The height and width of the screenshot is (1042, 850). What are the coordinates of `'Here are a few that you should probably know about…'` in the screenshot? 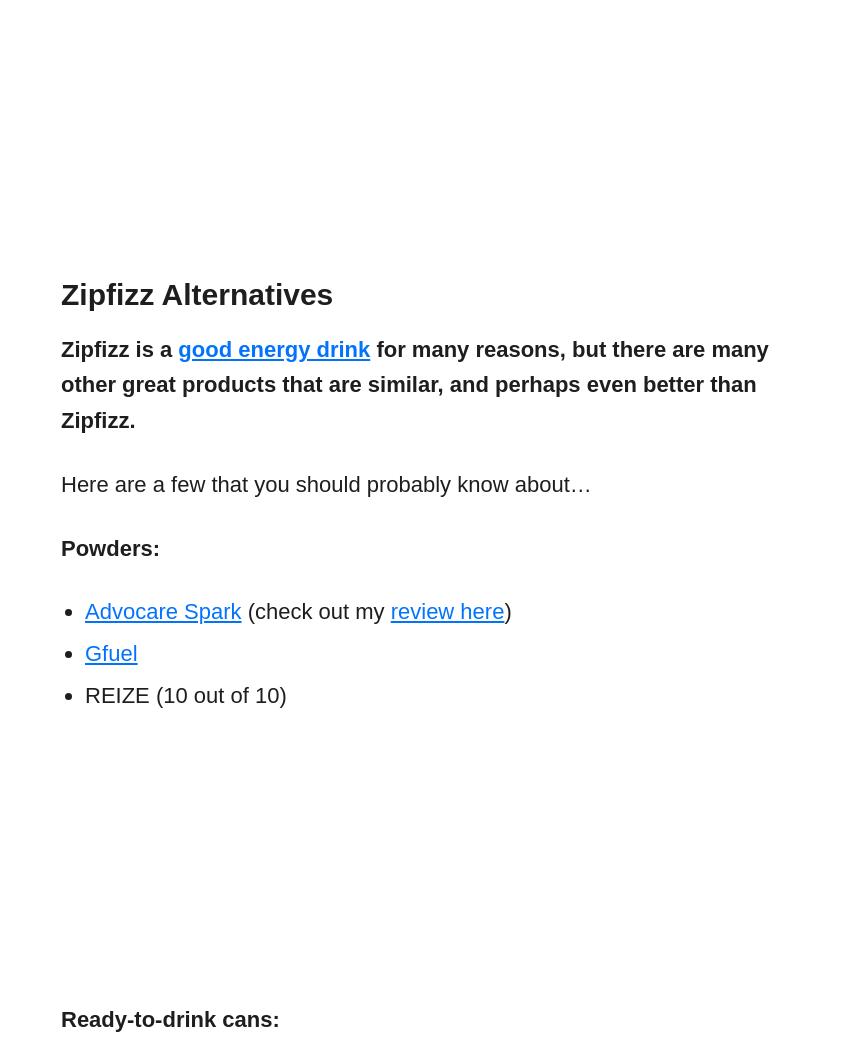 It's located at (325, 483).